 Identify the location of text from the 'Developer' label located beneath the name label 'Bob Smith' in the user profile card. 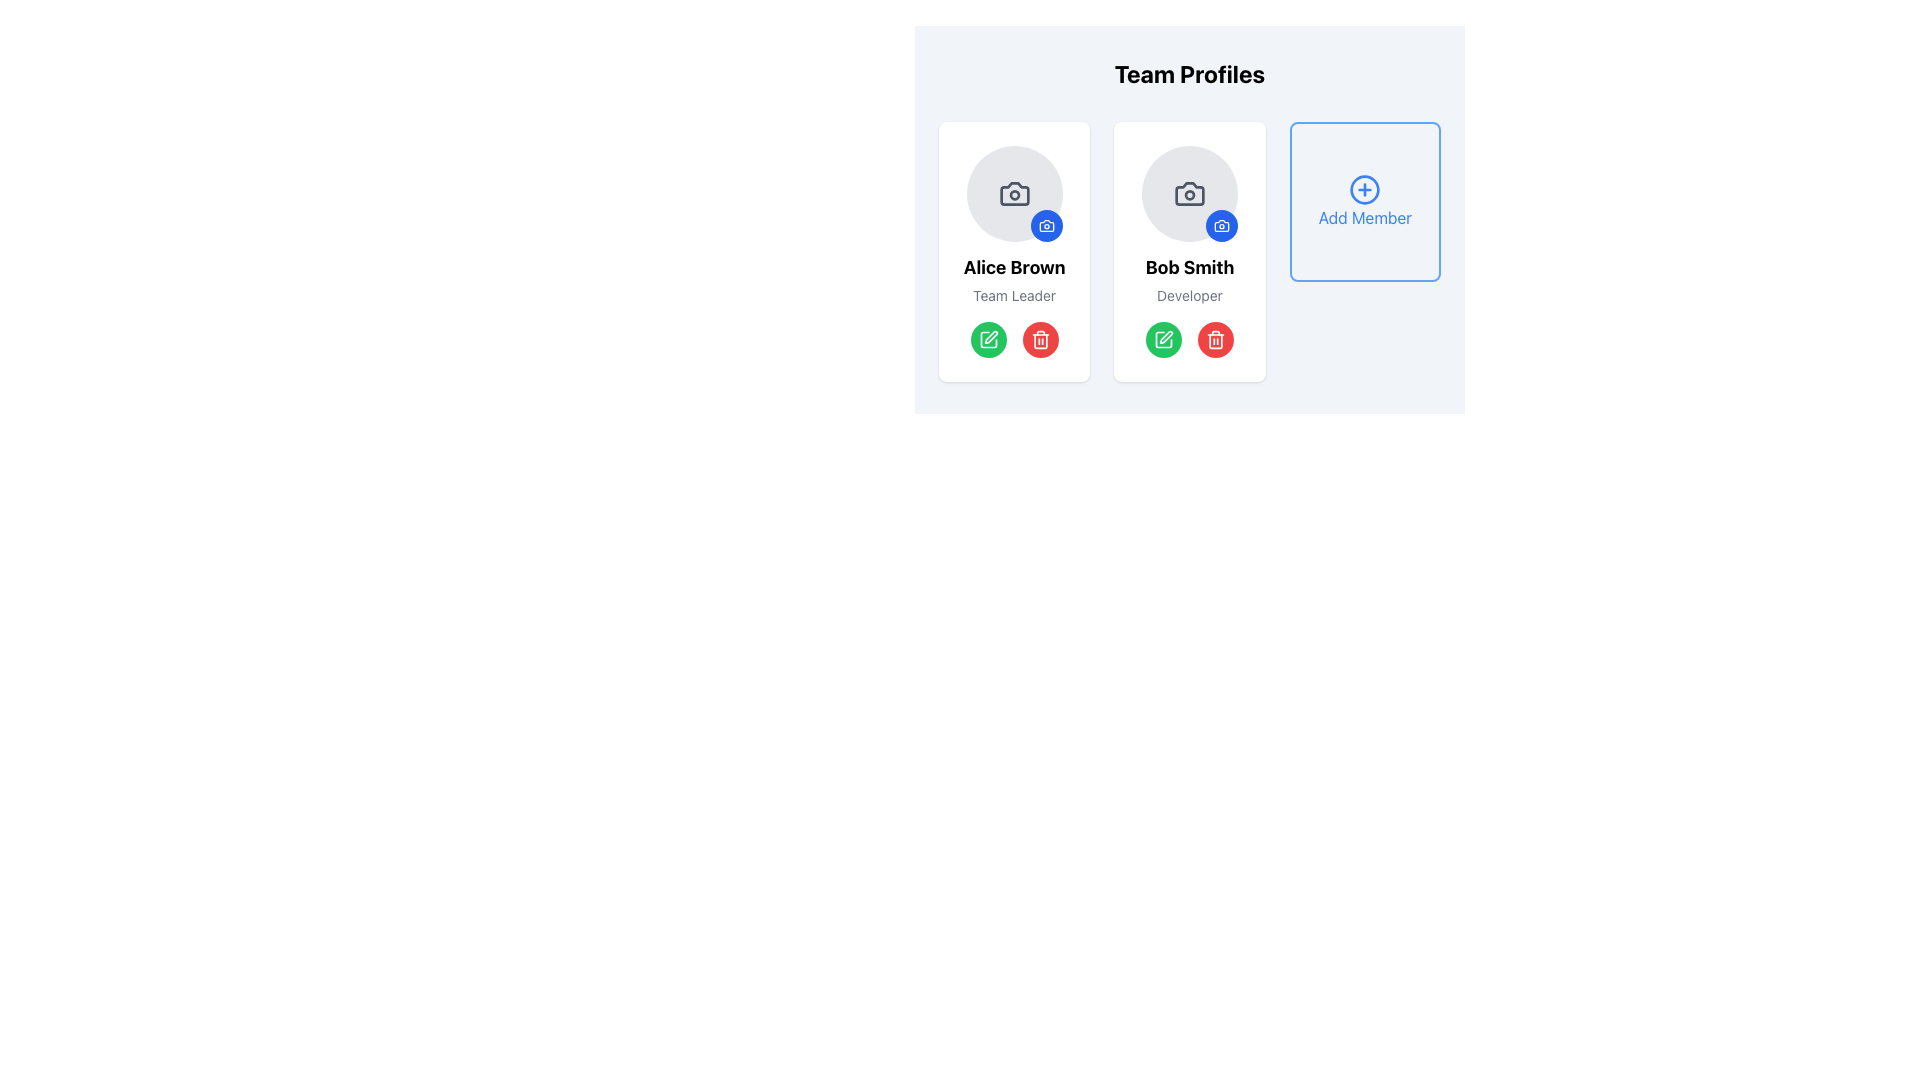
(1190, 296).